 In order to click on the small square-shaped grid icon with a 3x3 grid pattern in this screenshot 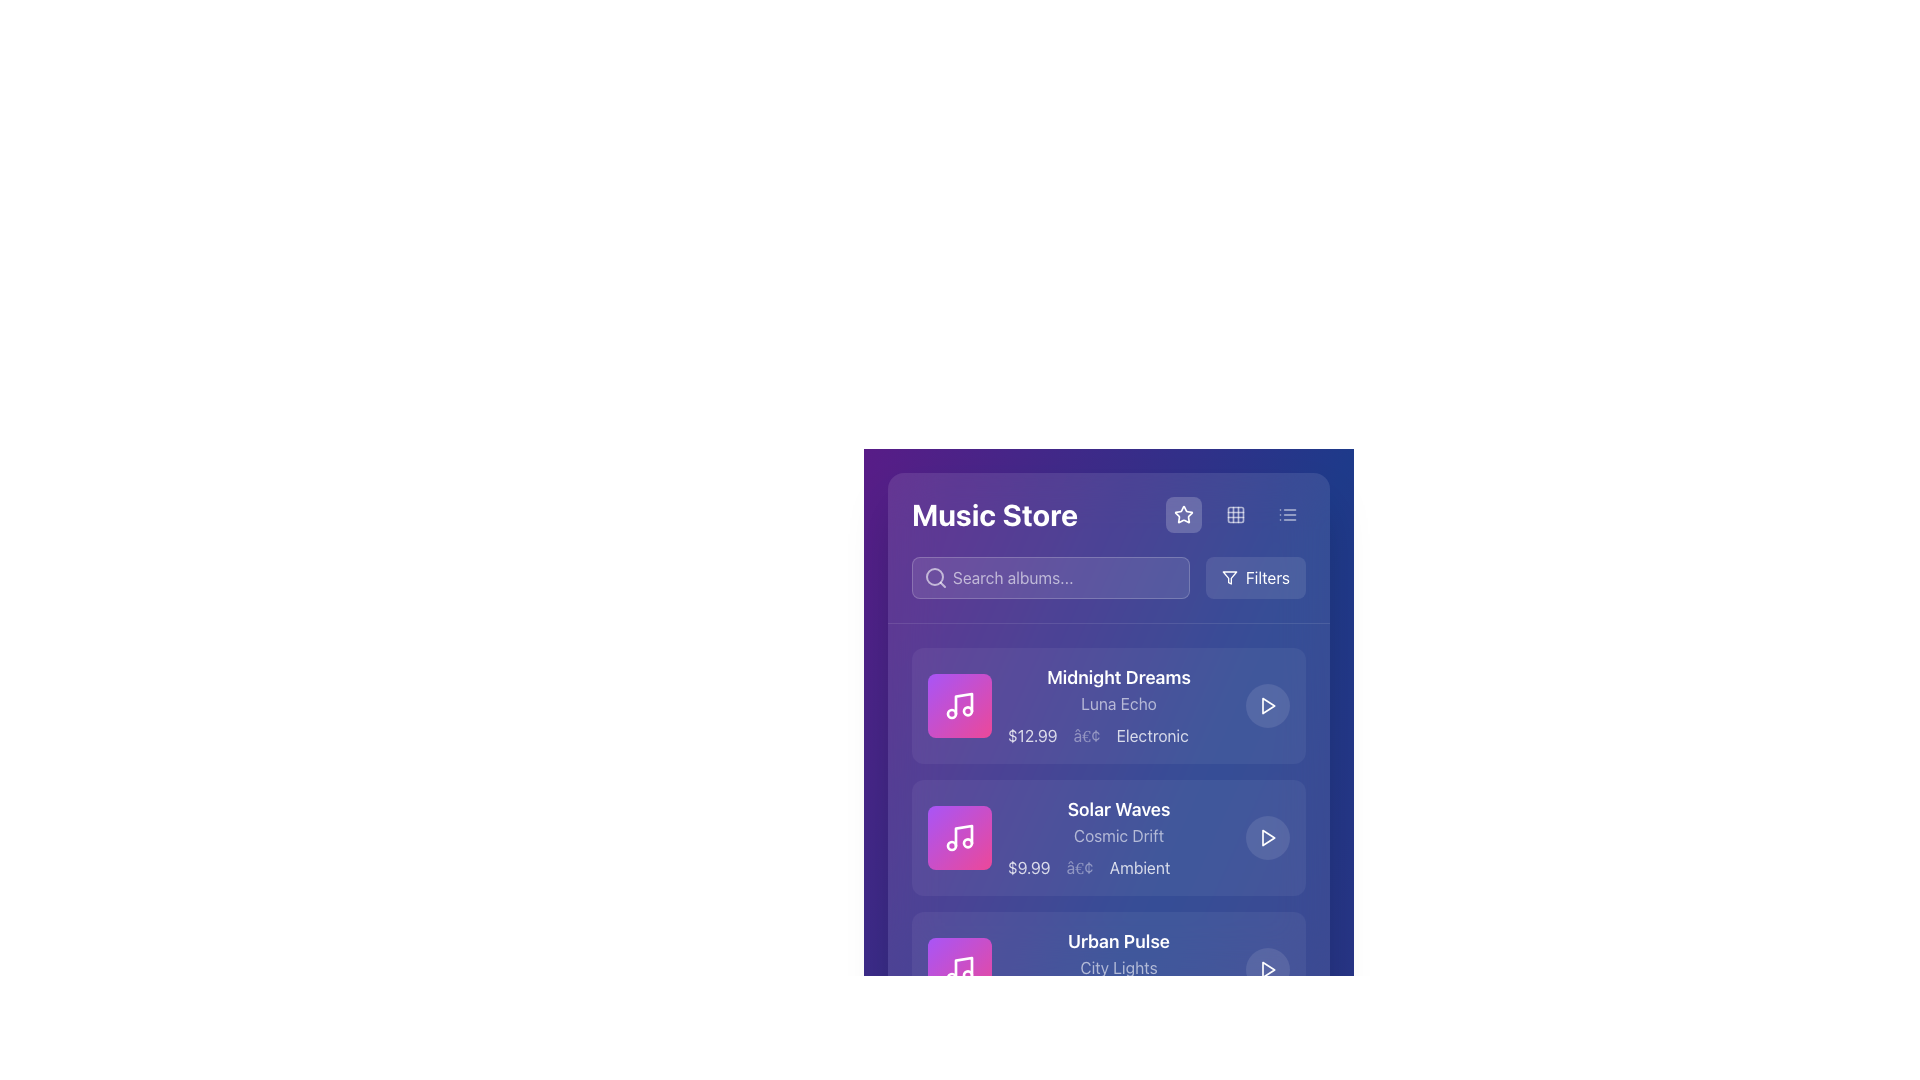, I will do `click(1235, 514)`.